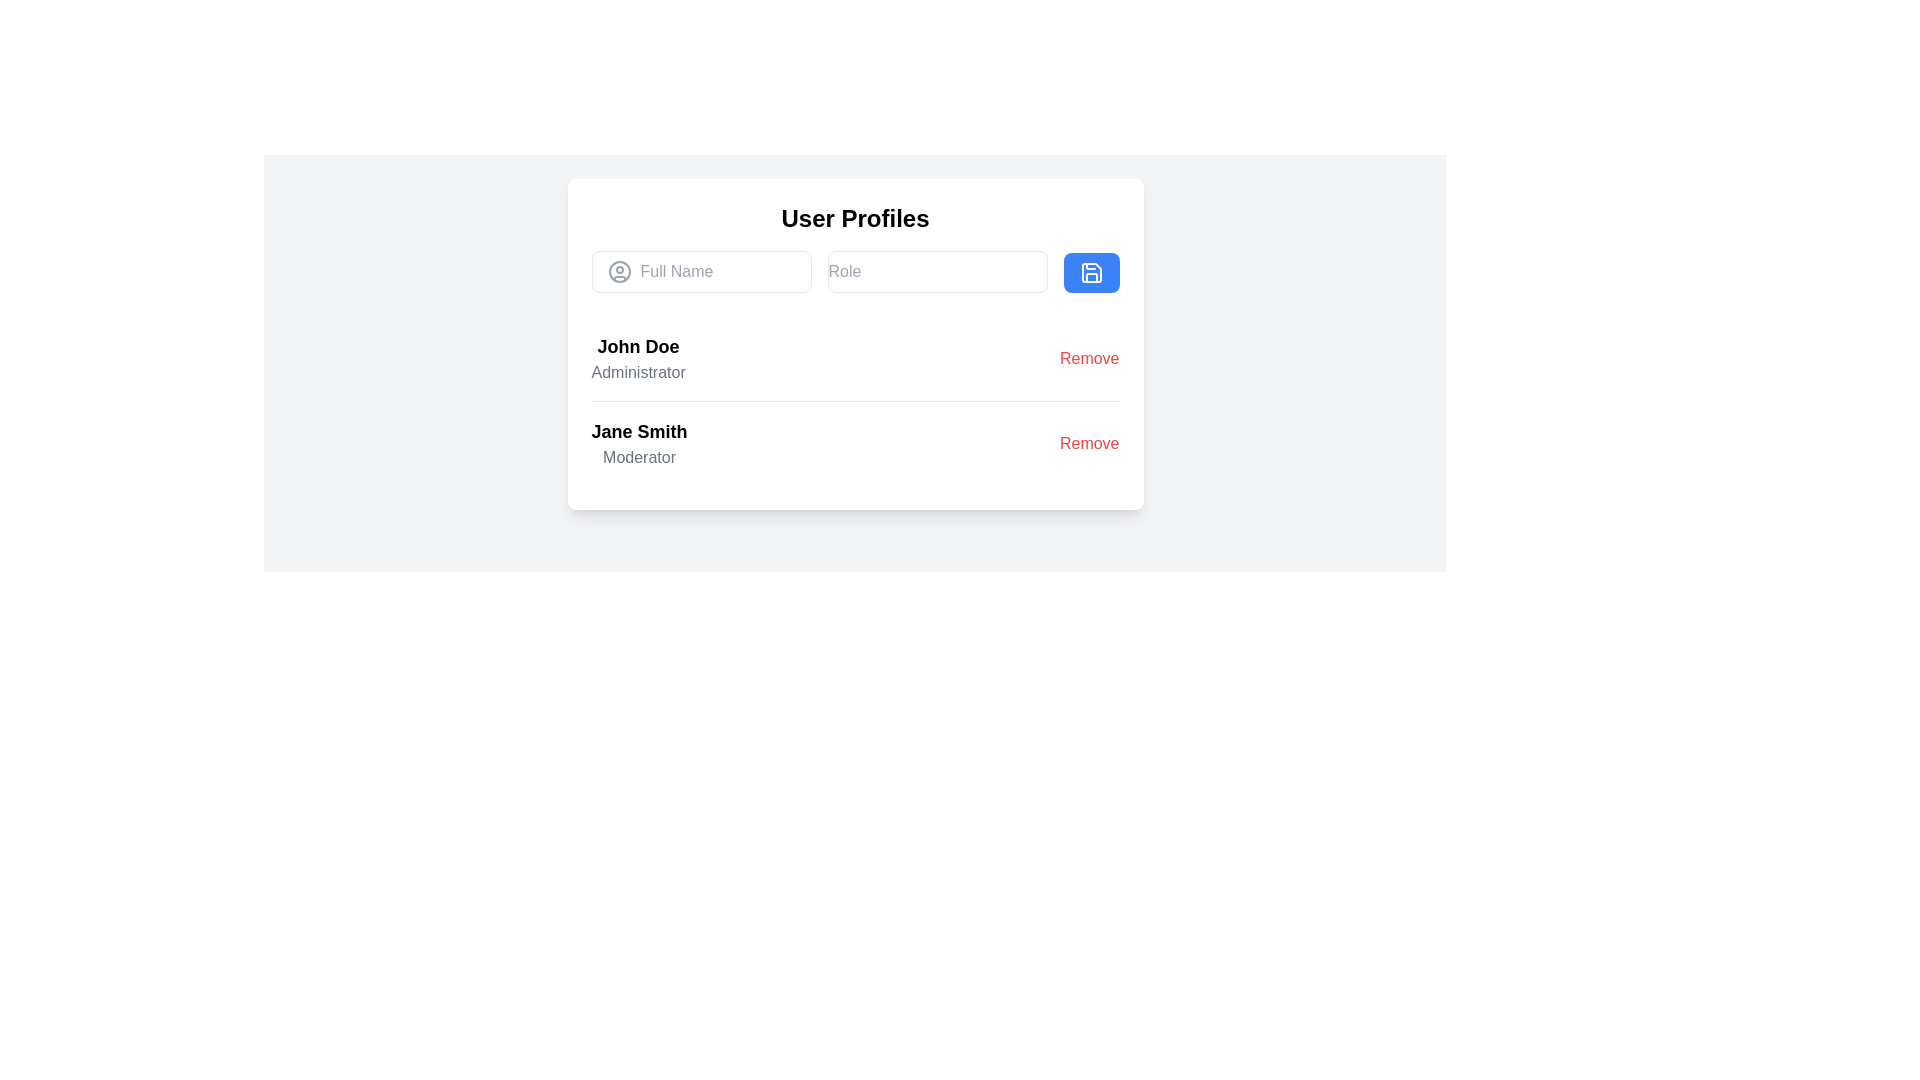 Image resolution: width=1920 pixels, height=1080 pixels. What do you see at coordinates (637, 357) in the screenshot?
I see `the text label displaying the user's name and role ('Administrator') in the 'User Profiles' section, positioned above 'Jane Smith'` at bounding box center [637, 357].